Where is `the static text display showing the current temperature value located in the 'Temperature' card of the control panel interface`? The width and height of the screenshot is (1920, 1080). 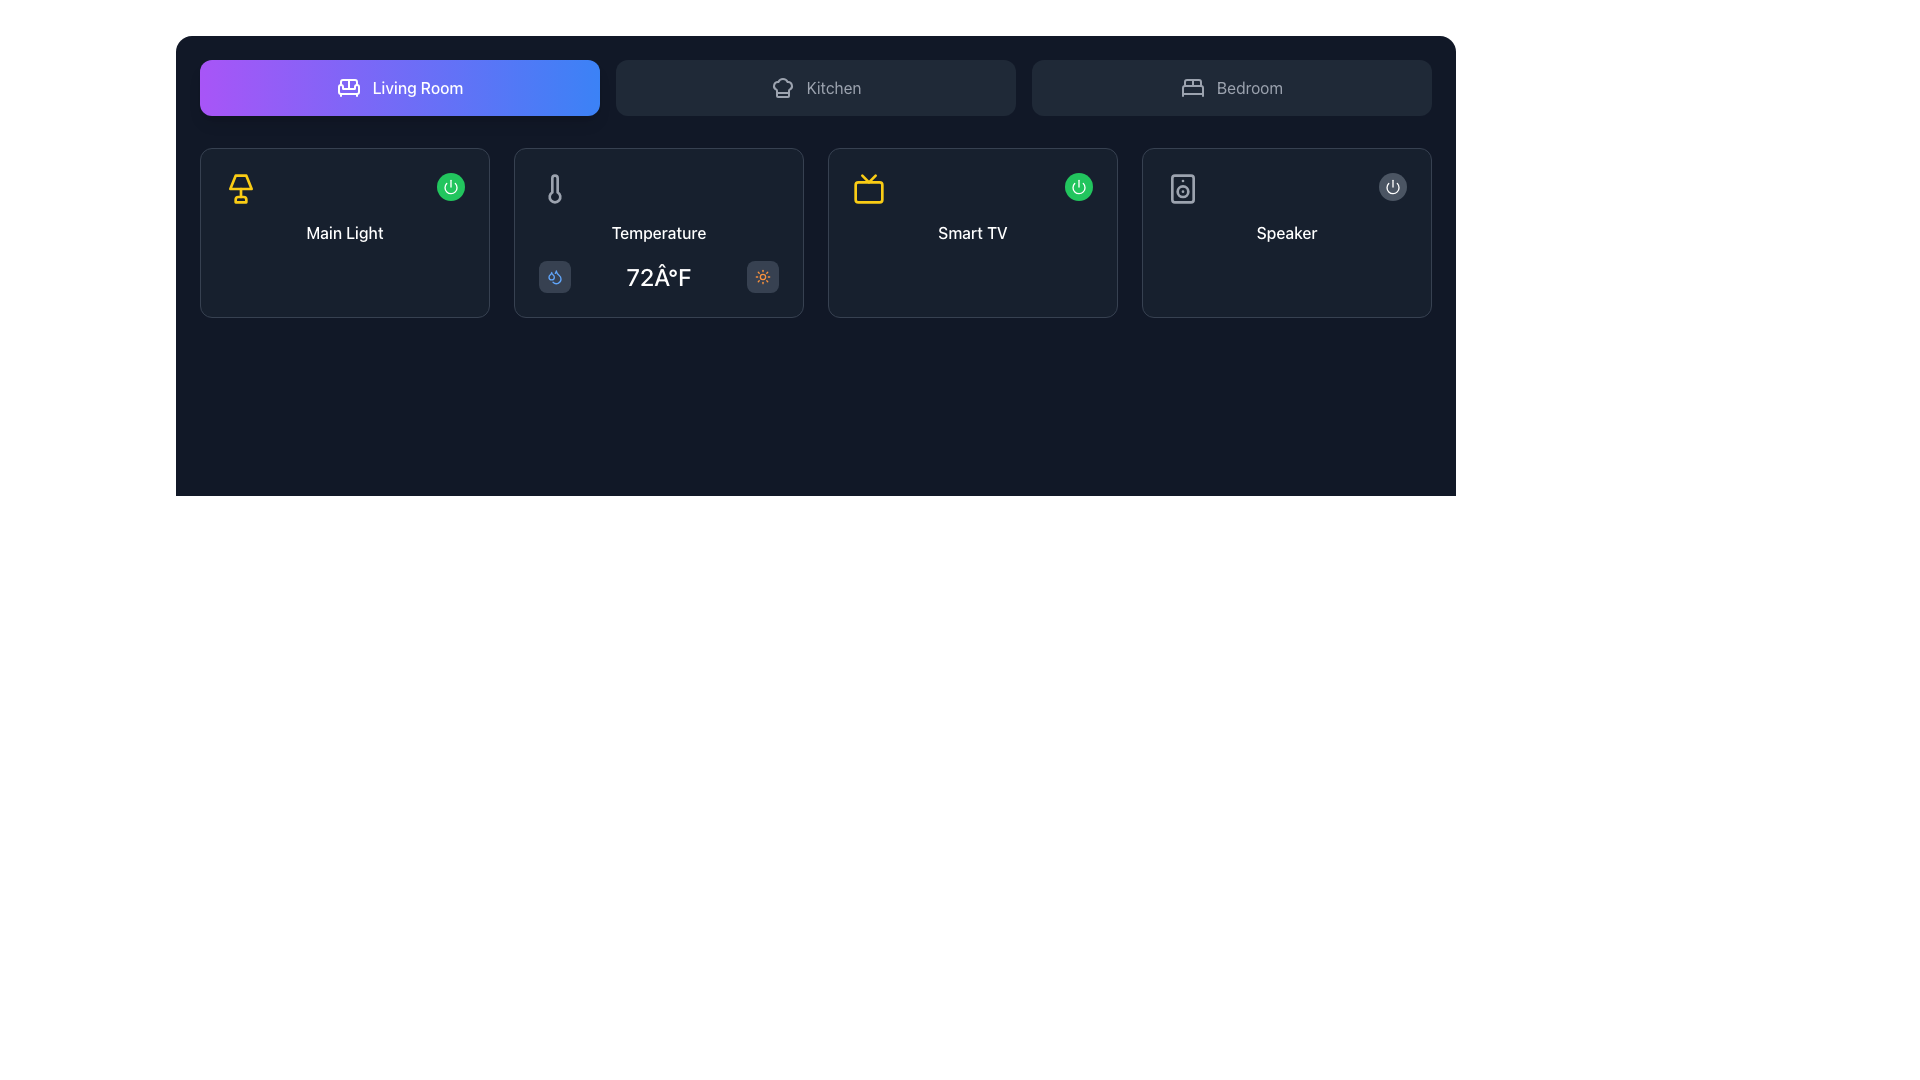 the static text display showing the current temperature value located in the 'Temperature' card of the control panel interface is located at coordinates (658, 277).